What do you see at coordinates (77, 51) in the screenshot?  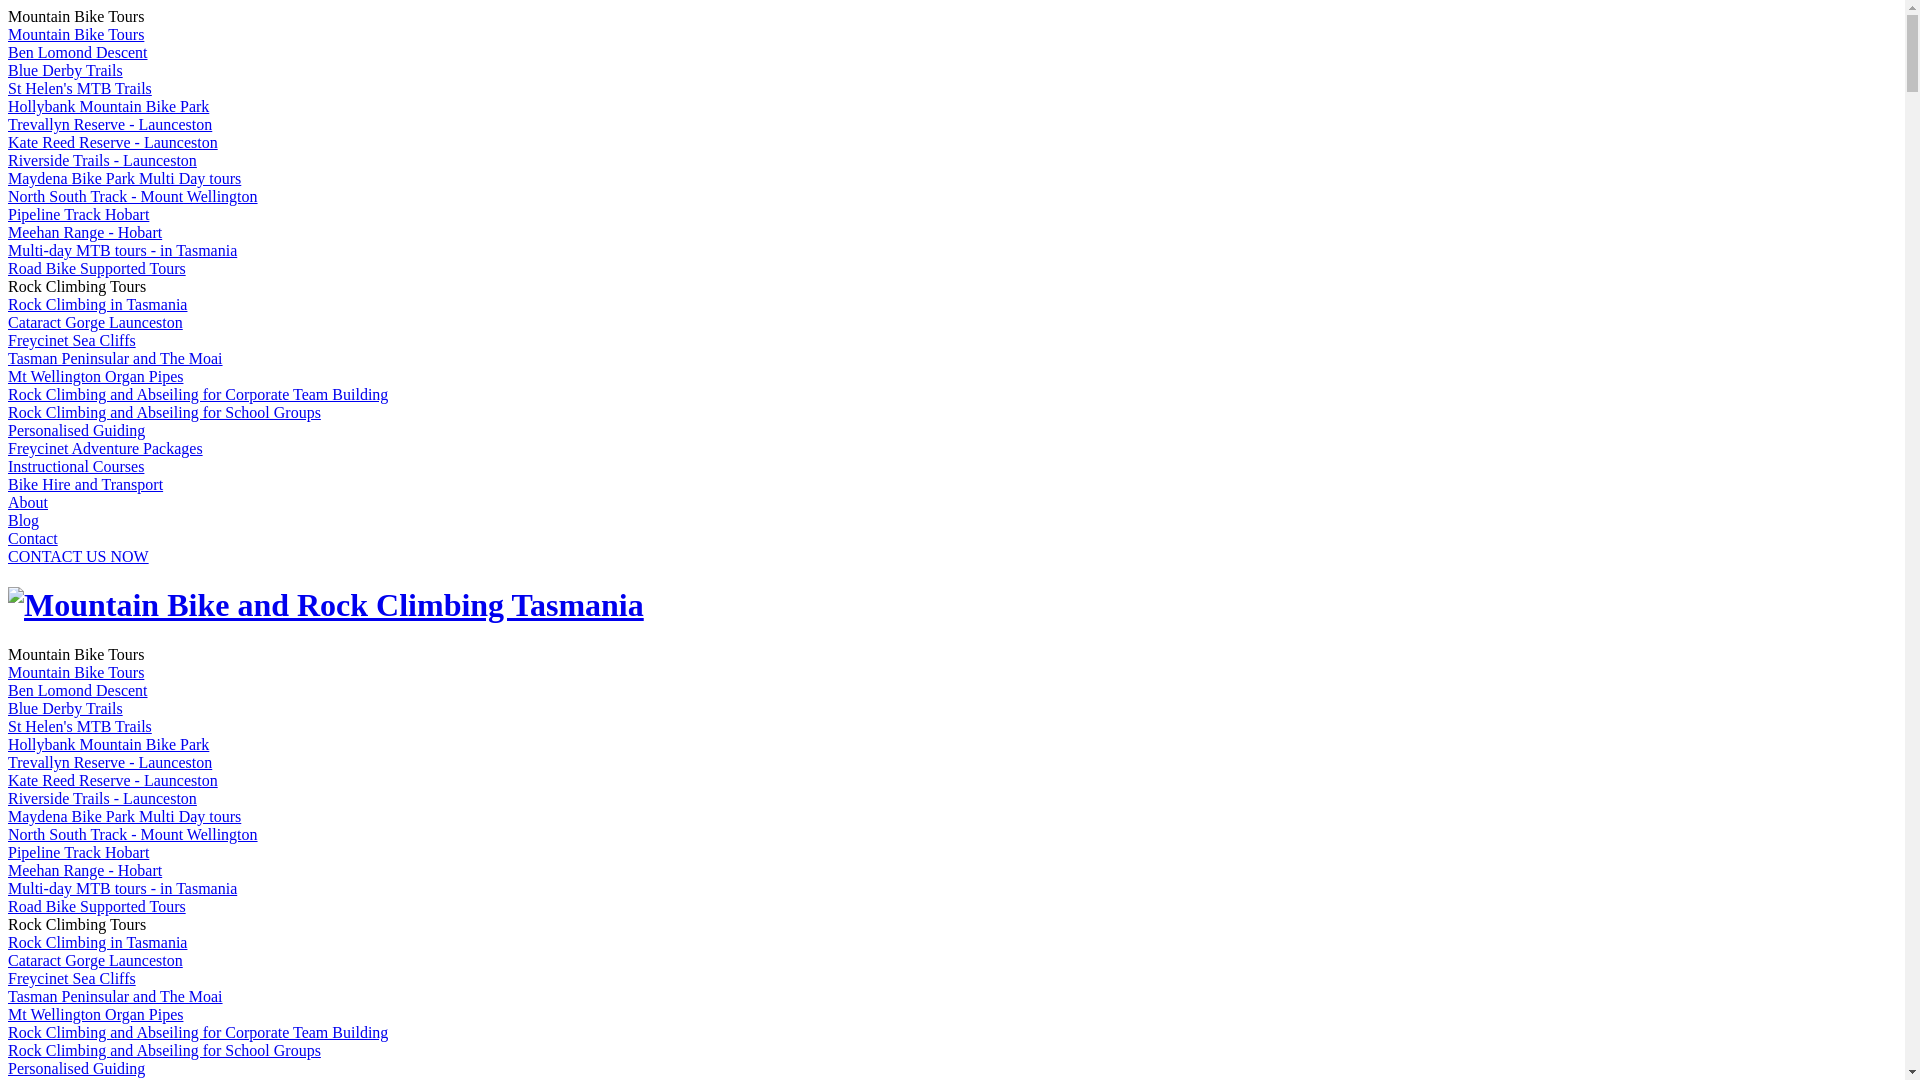 I see `'Ben Lomond Descent'` at bounding box center [77, 51].